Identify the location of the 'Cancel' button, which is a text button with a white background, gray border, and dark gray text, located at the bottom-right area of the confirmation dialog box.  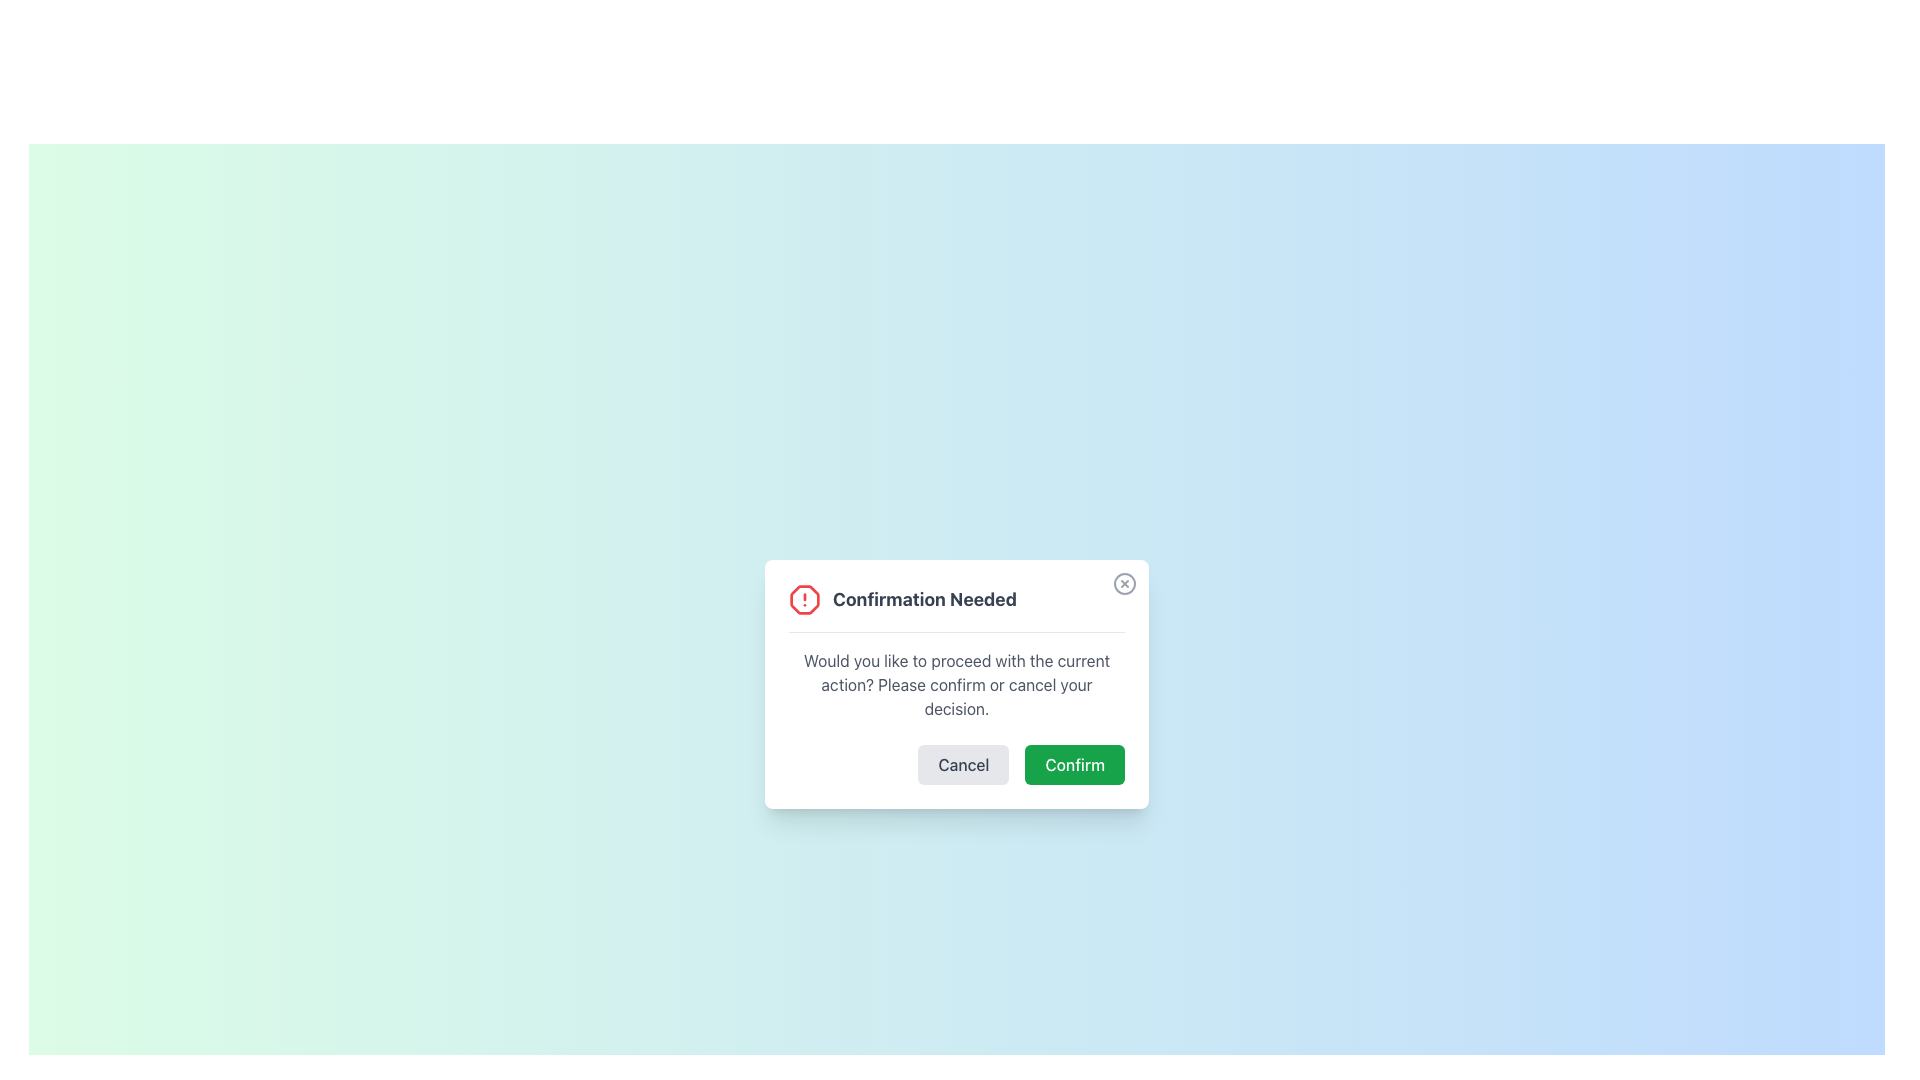
(955, 764).